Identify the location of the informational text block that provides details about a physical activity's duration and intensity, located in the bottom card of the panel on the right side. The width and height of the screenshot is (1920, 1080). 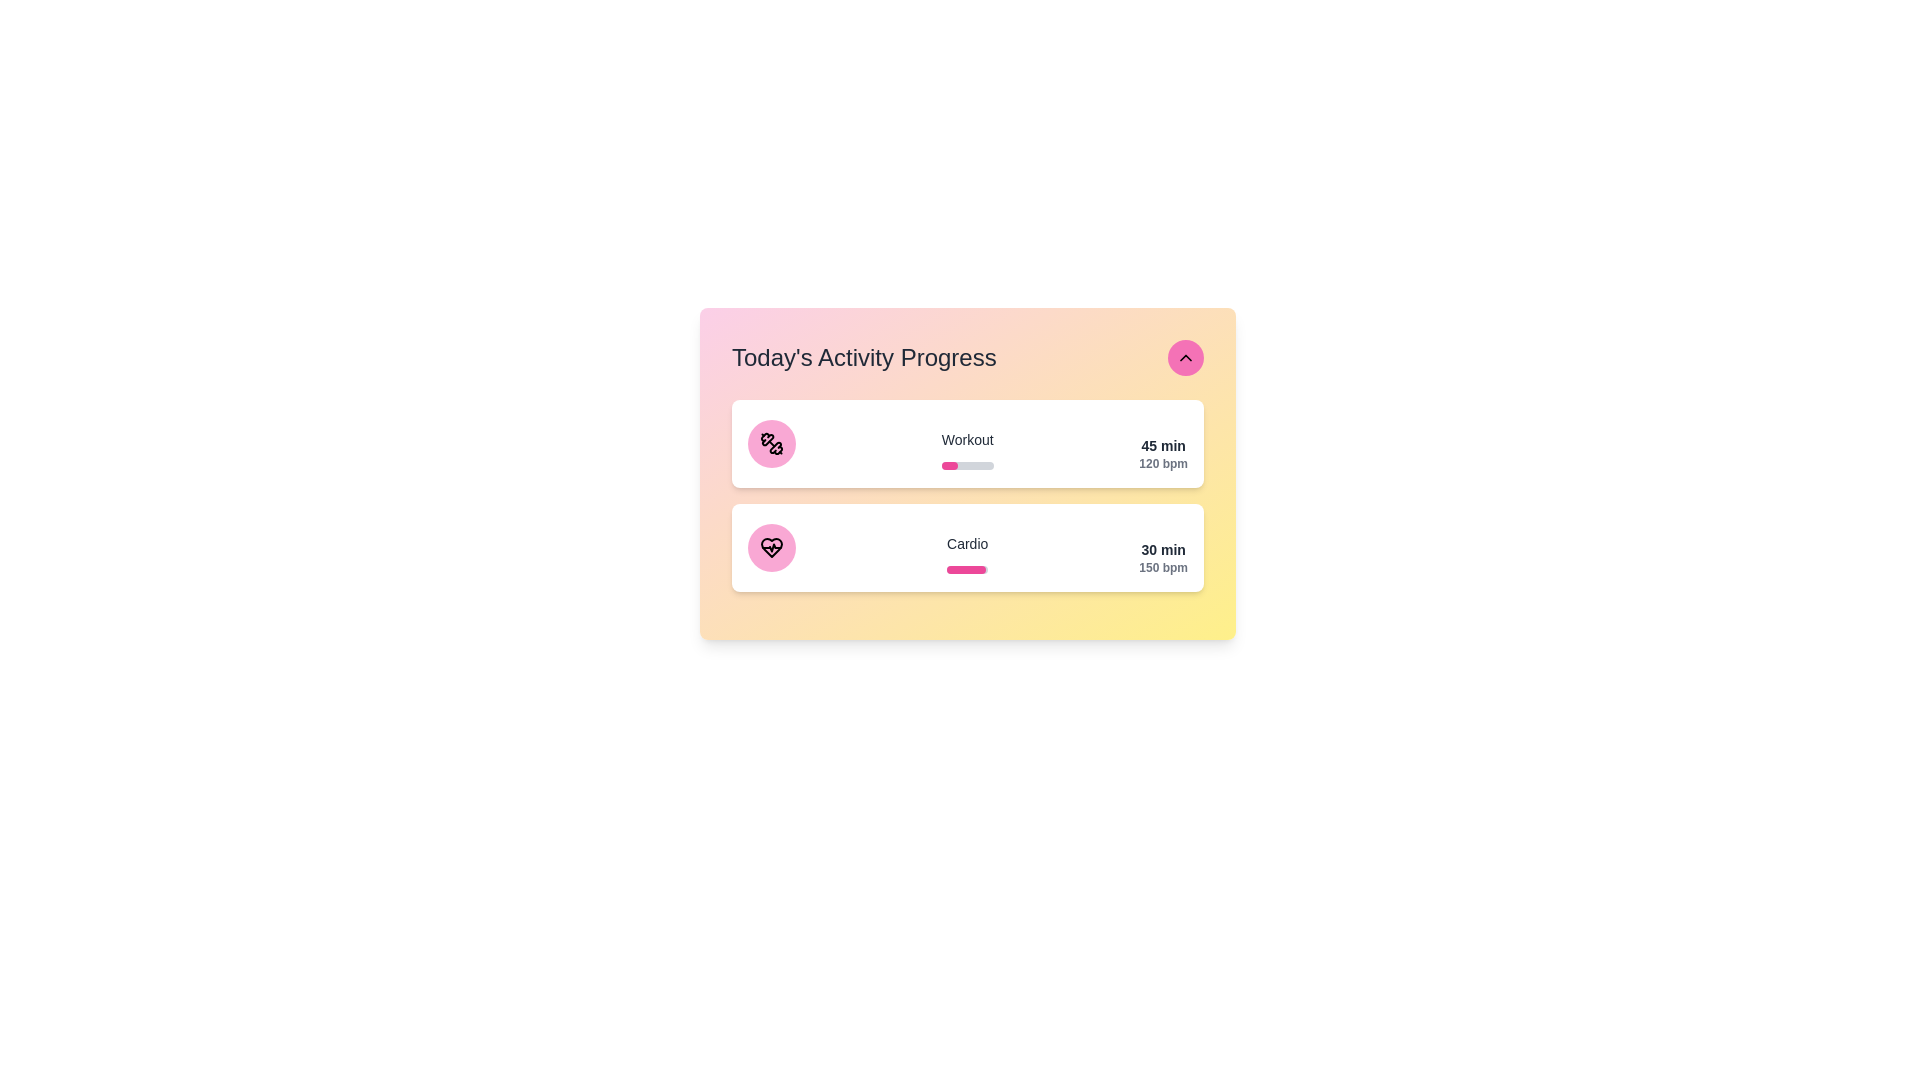
(1163, 554).